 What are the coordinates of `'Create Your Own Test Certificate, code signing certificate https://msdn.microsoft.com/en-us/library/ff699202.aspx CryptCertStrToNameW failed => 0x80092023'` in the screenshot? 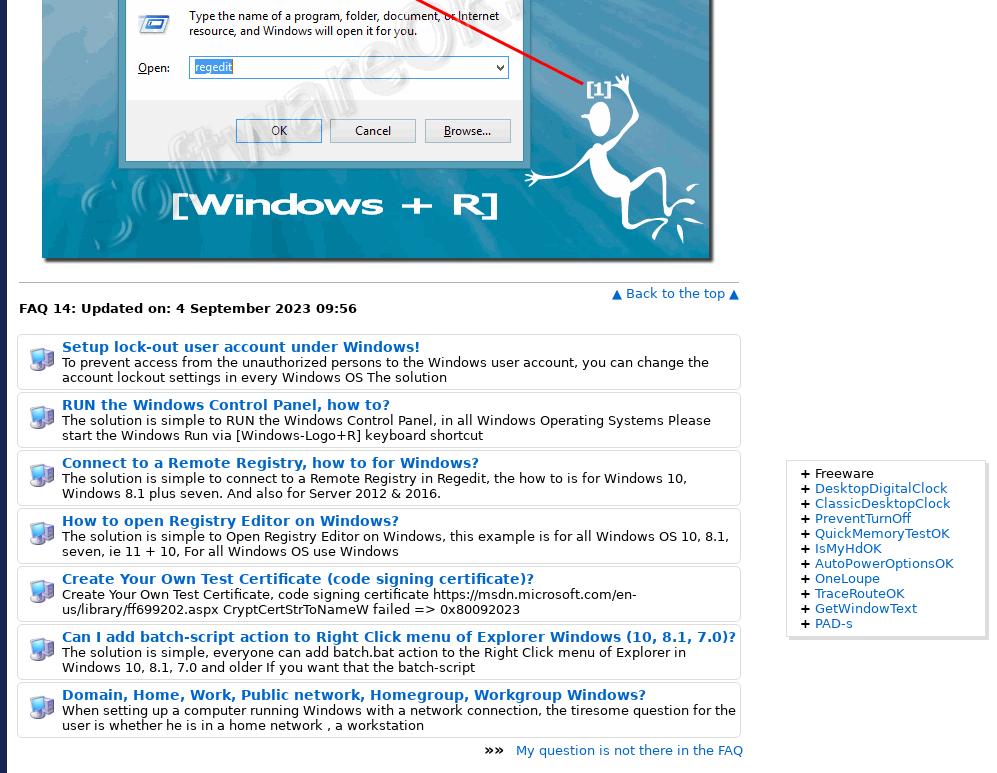 It's located at (61, 601).